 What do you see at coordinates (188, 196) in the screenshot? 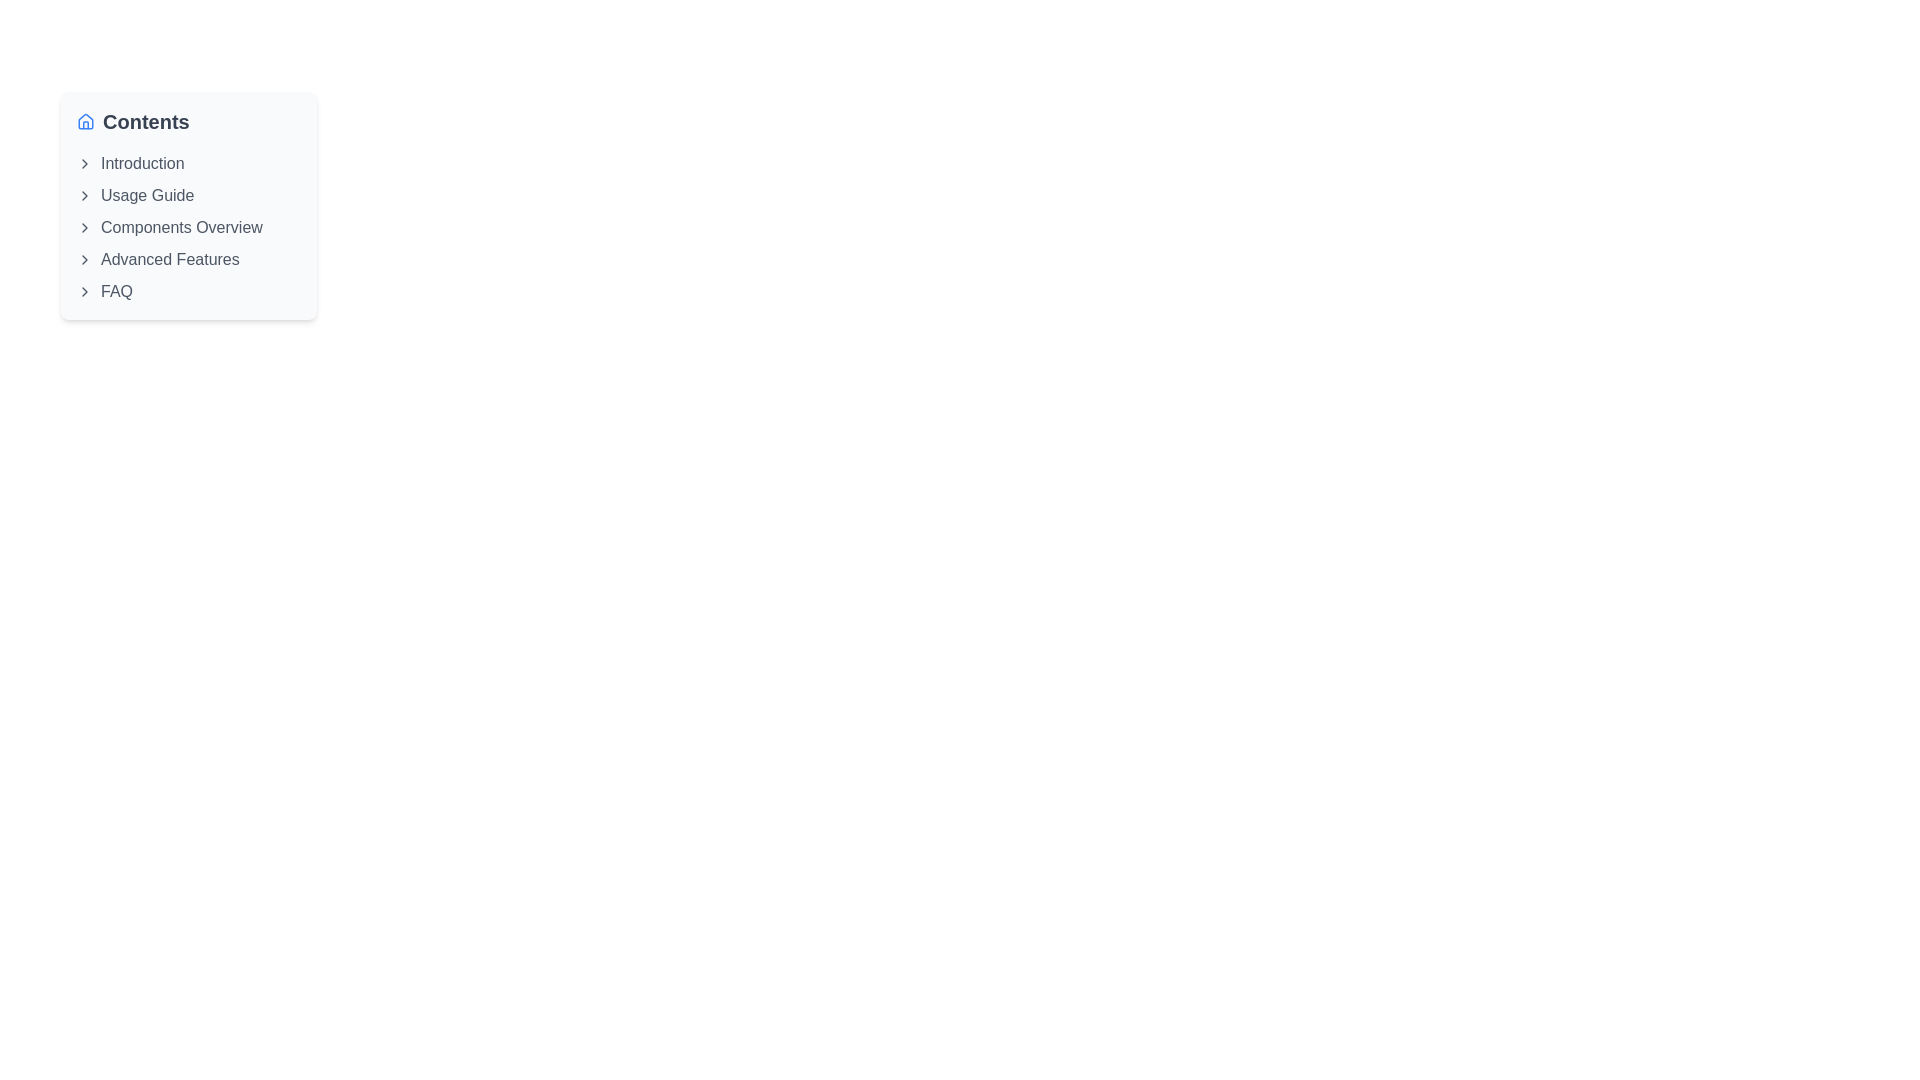
I see `the 'Usage Guide' link in the left sidebar navigation menu` at bounding box center [188, 196].